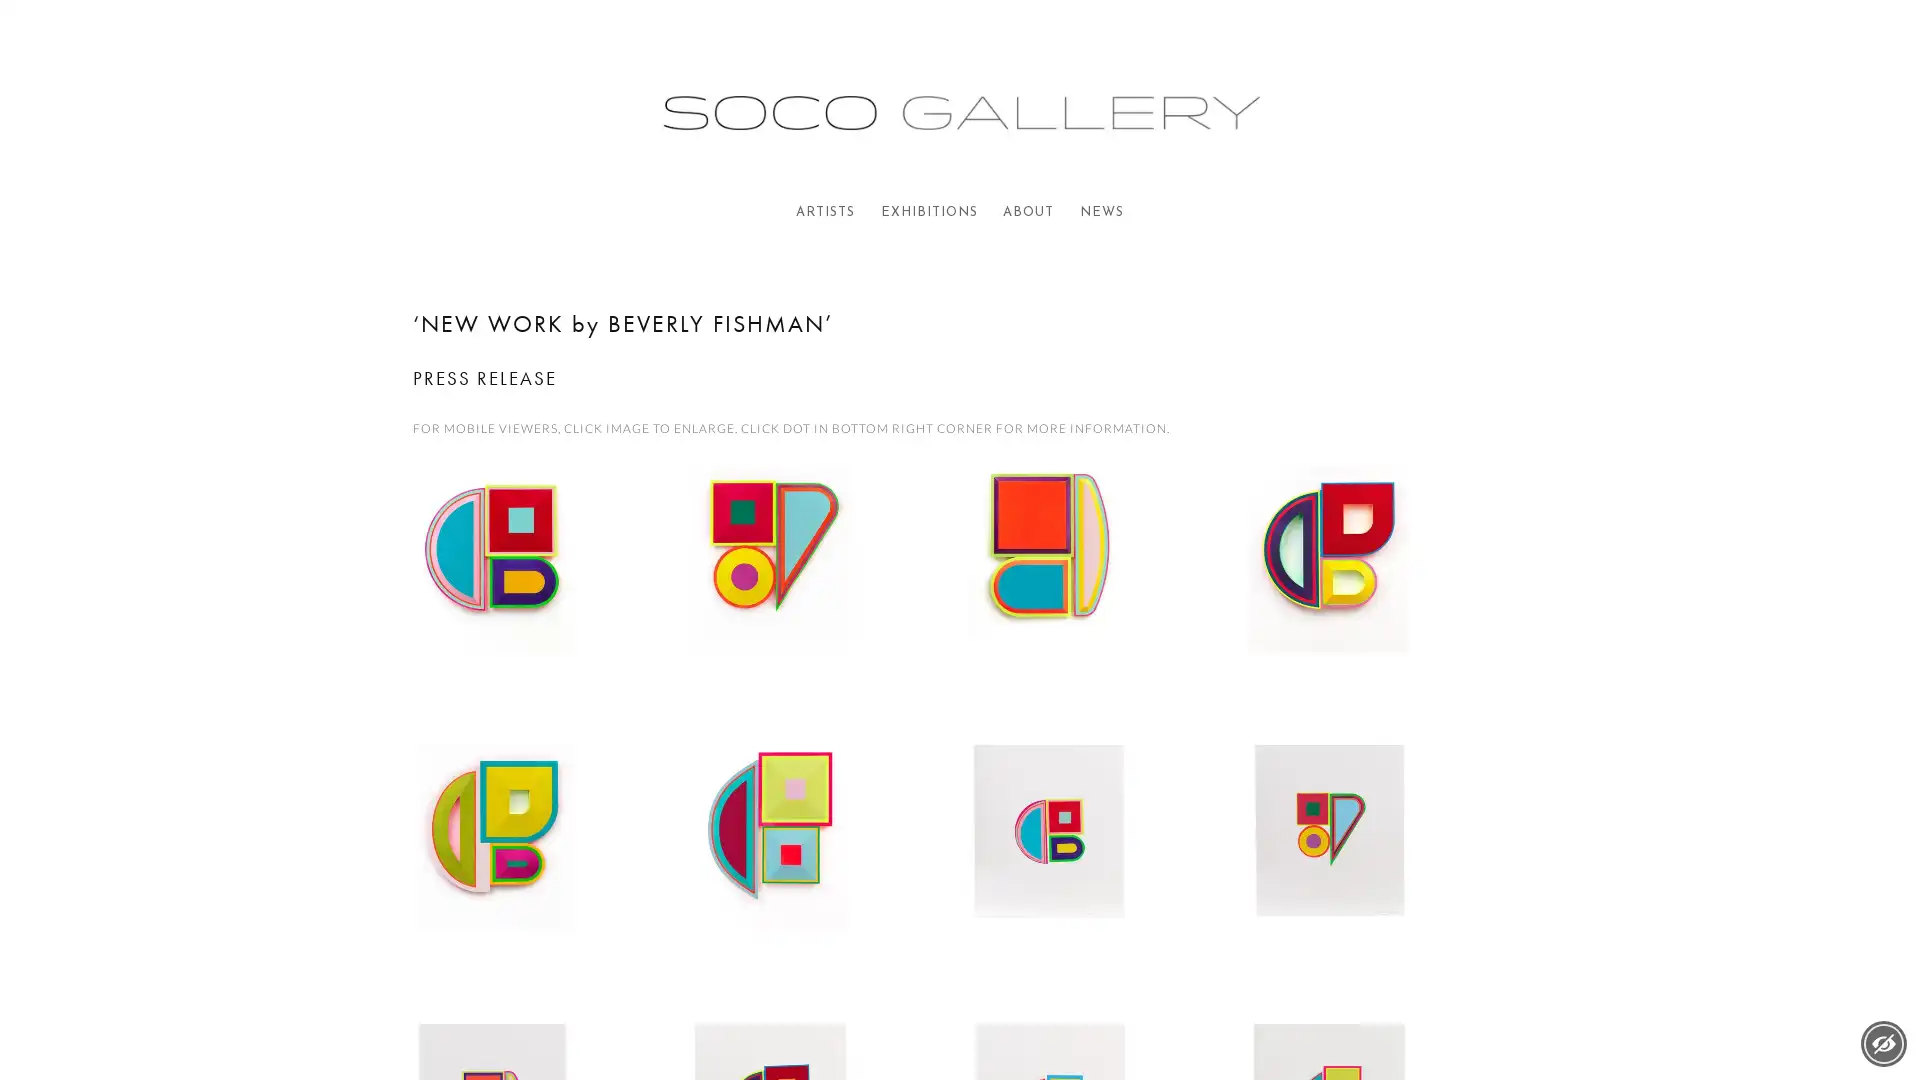  Describe the element at coordinates (1882, 1043) in the screenshot. I see `Accessibility Menu` at that location.